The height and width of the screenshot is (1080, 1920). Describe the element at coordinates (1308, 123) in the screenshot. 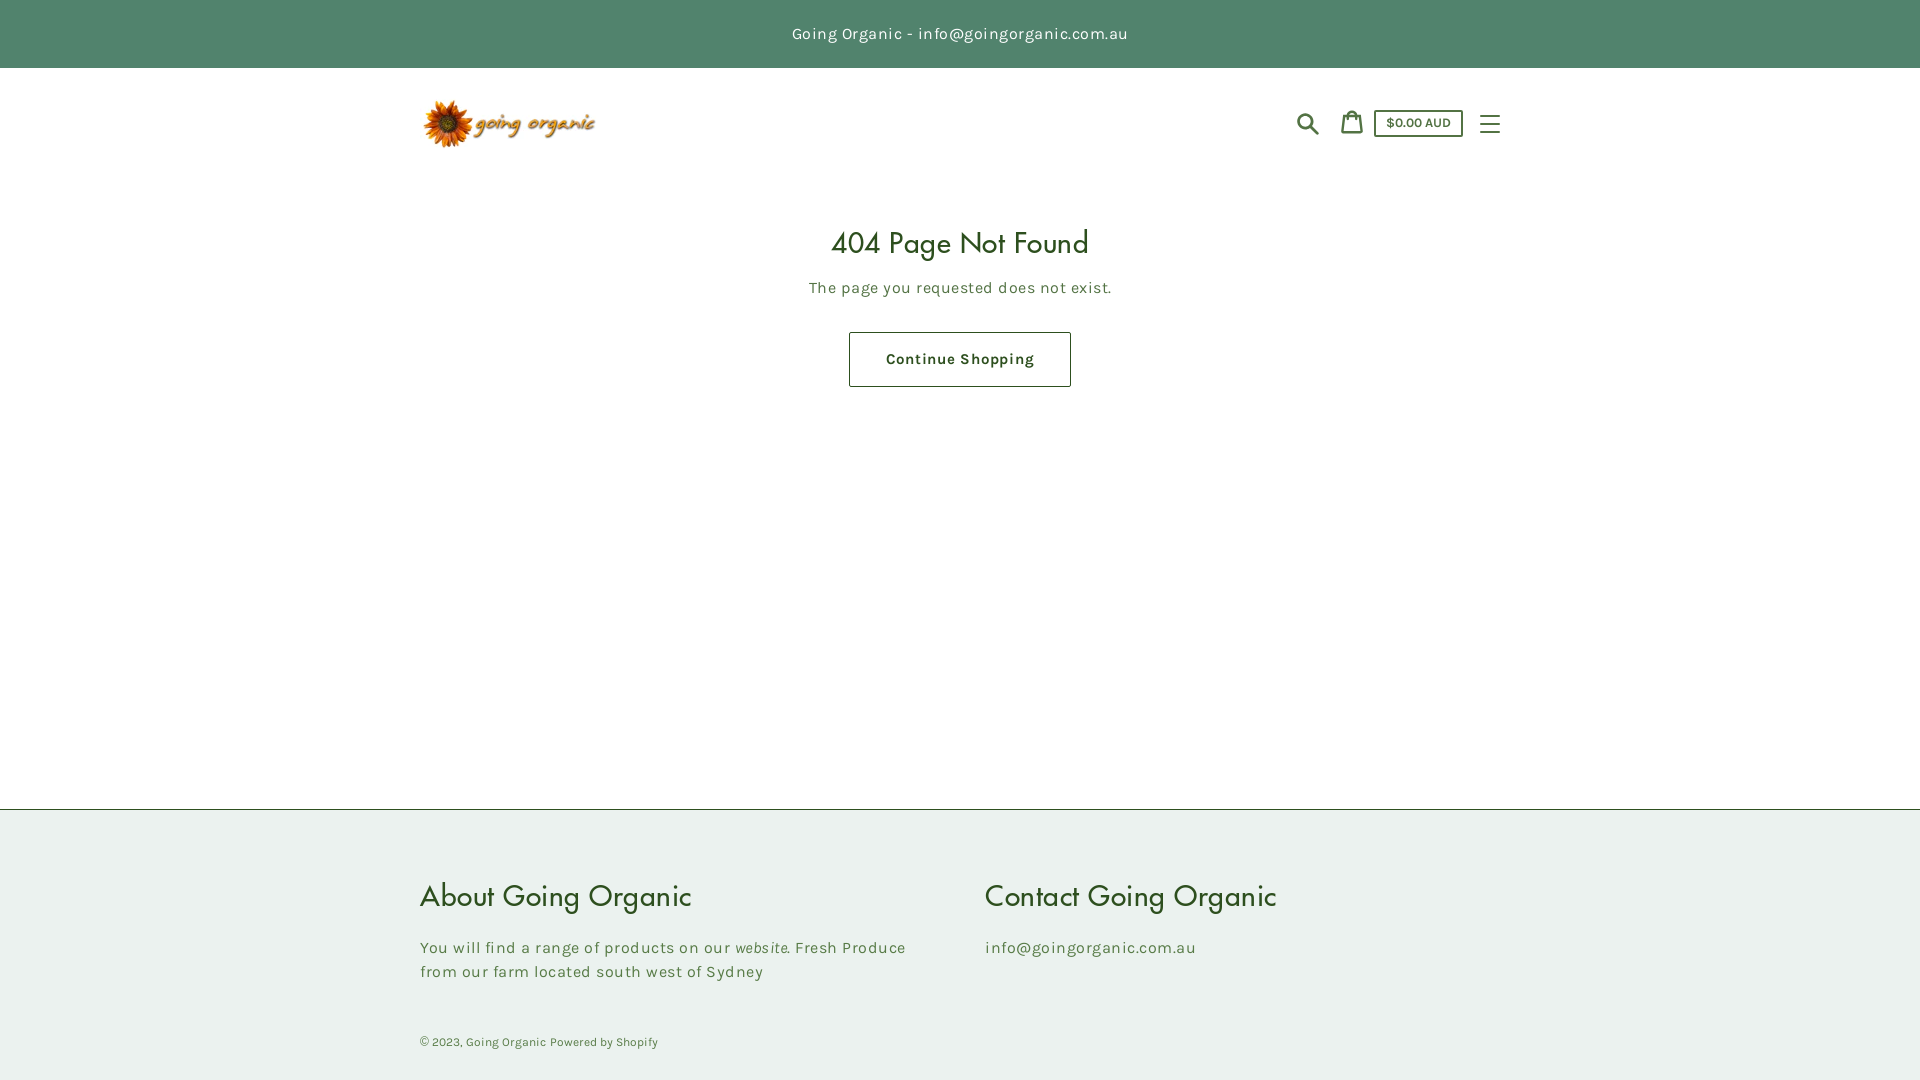

I see `'Search'` at that location.